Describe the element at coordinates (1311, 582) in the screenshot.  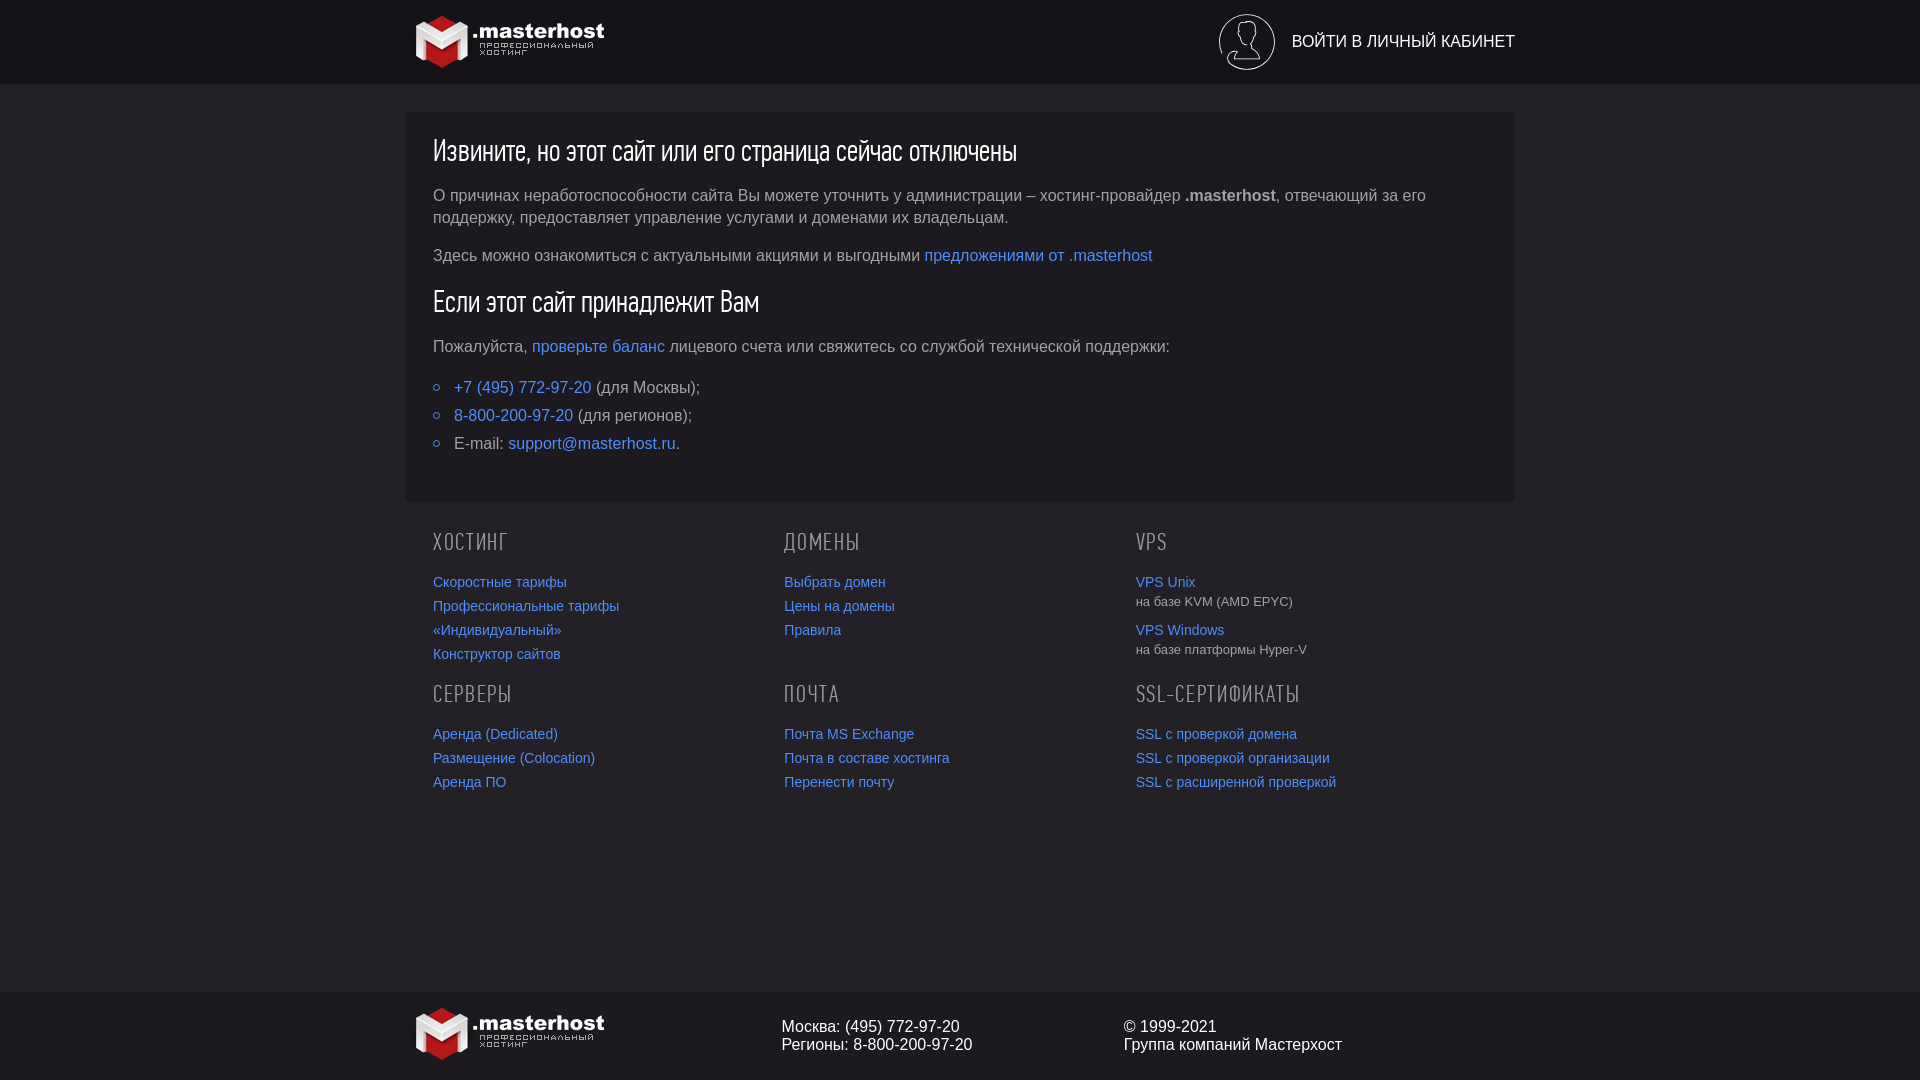
I see `'VPS Unix'` at that location.